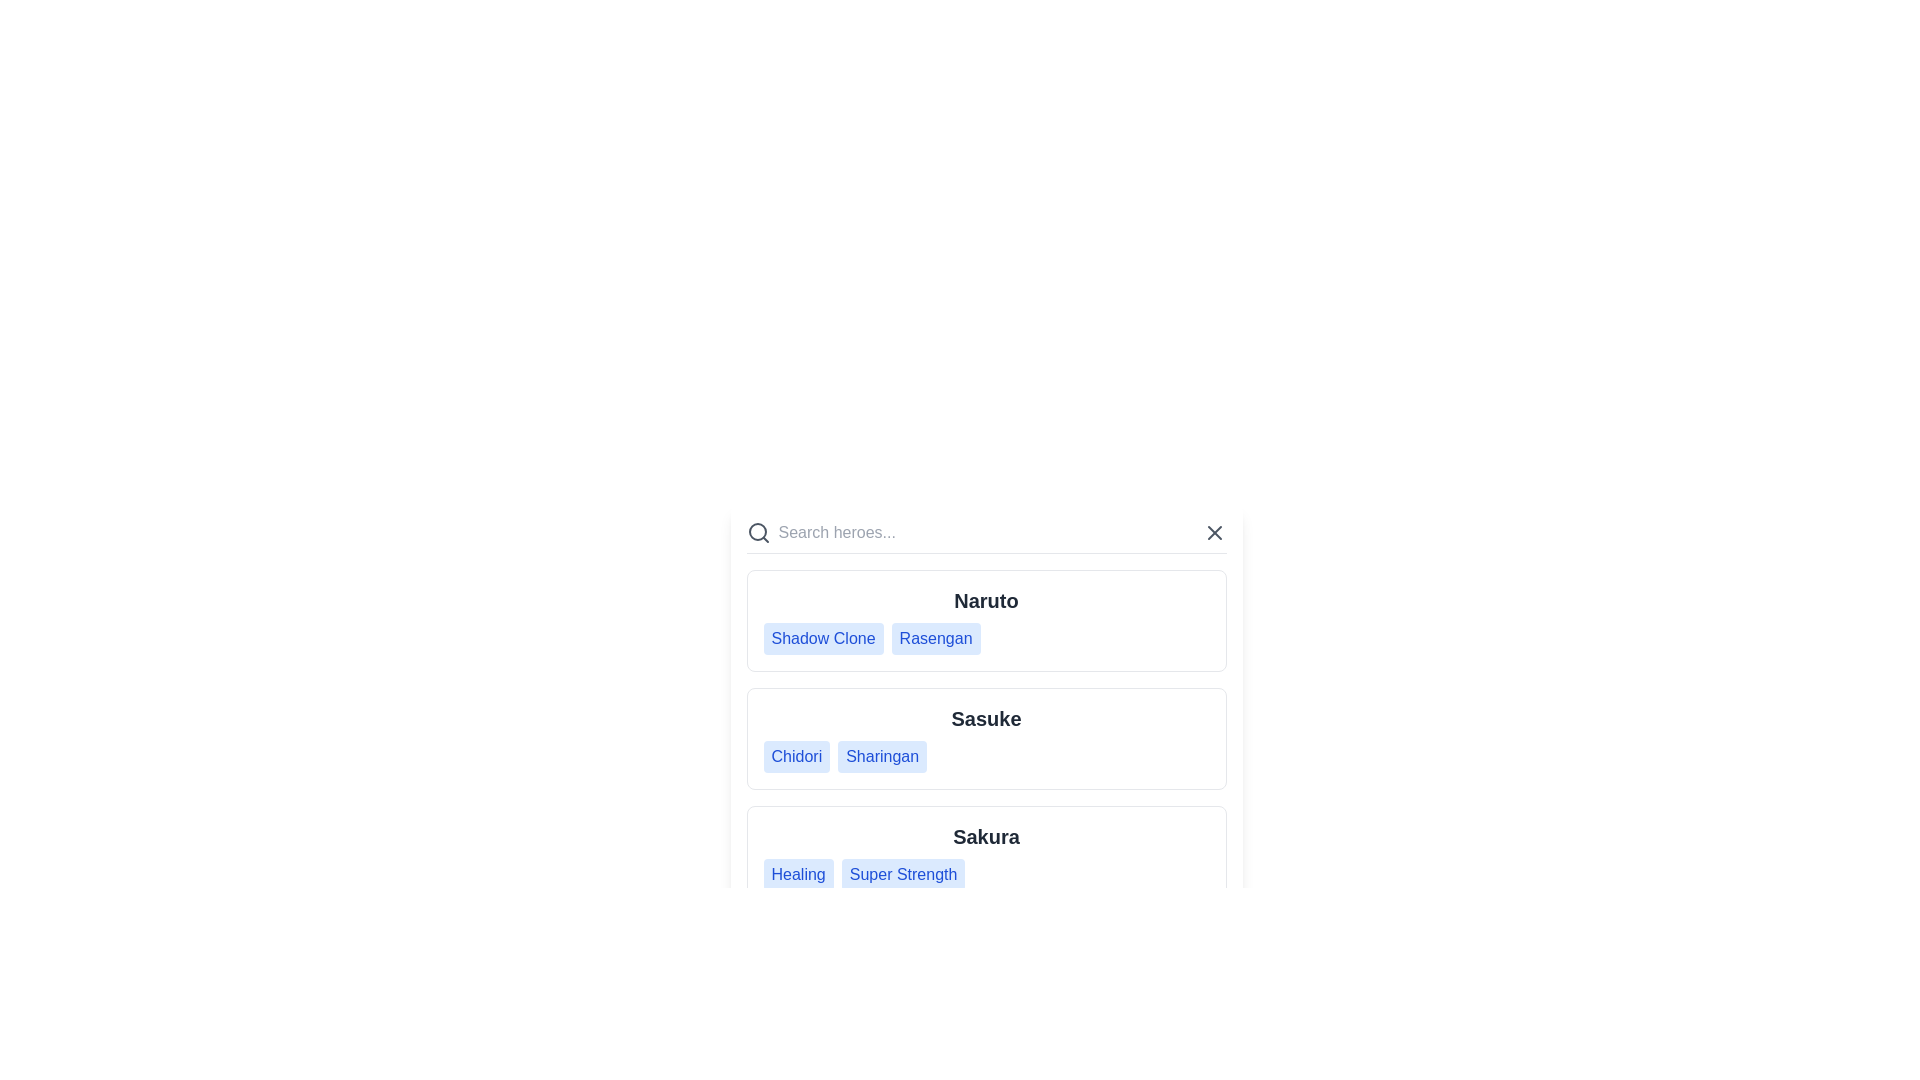 This screenshot has width=1920, height=1080. What do you see at coordinates (756, 531) in the screenshot?
I see `the SVG circle graphic that resembles a magnifying glass lens, located to the left of the 'Search heroes...' text input` at bounding box center [756, 531].